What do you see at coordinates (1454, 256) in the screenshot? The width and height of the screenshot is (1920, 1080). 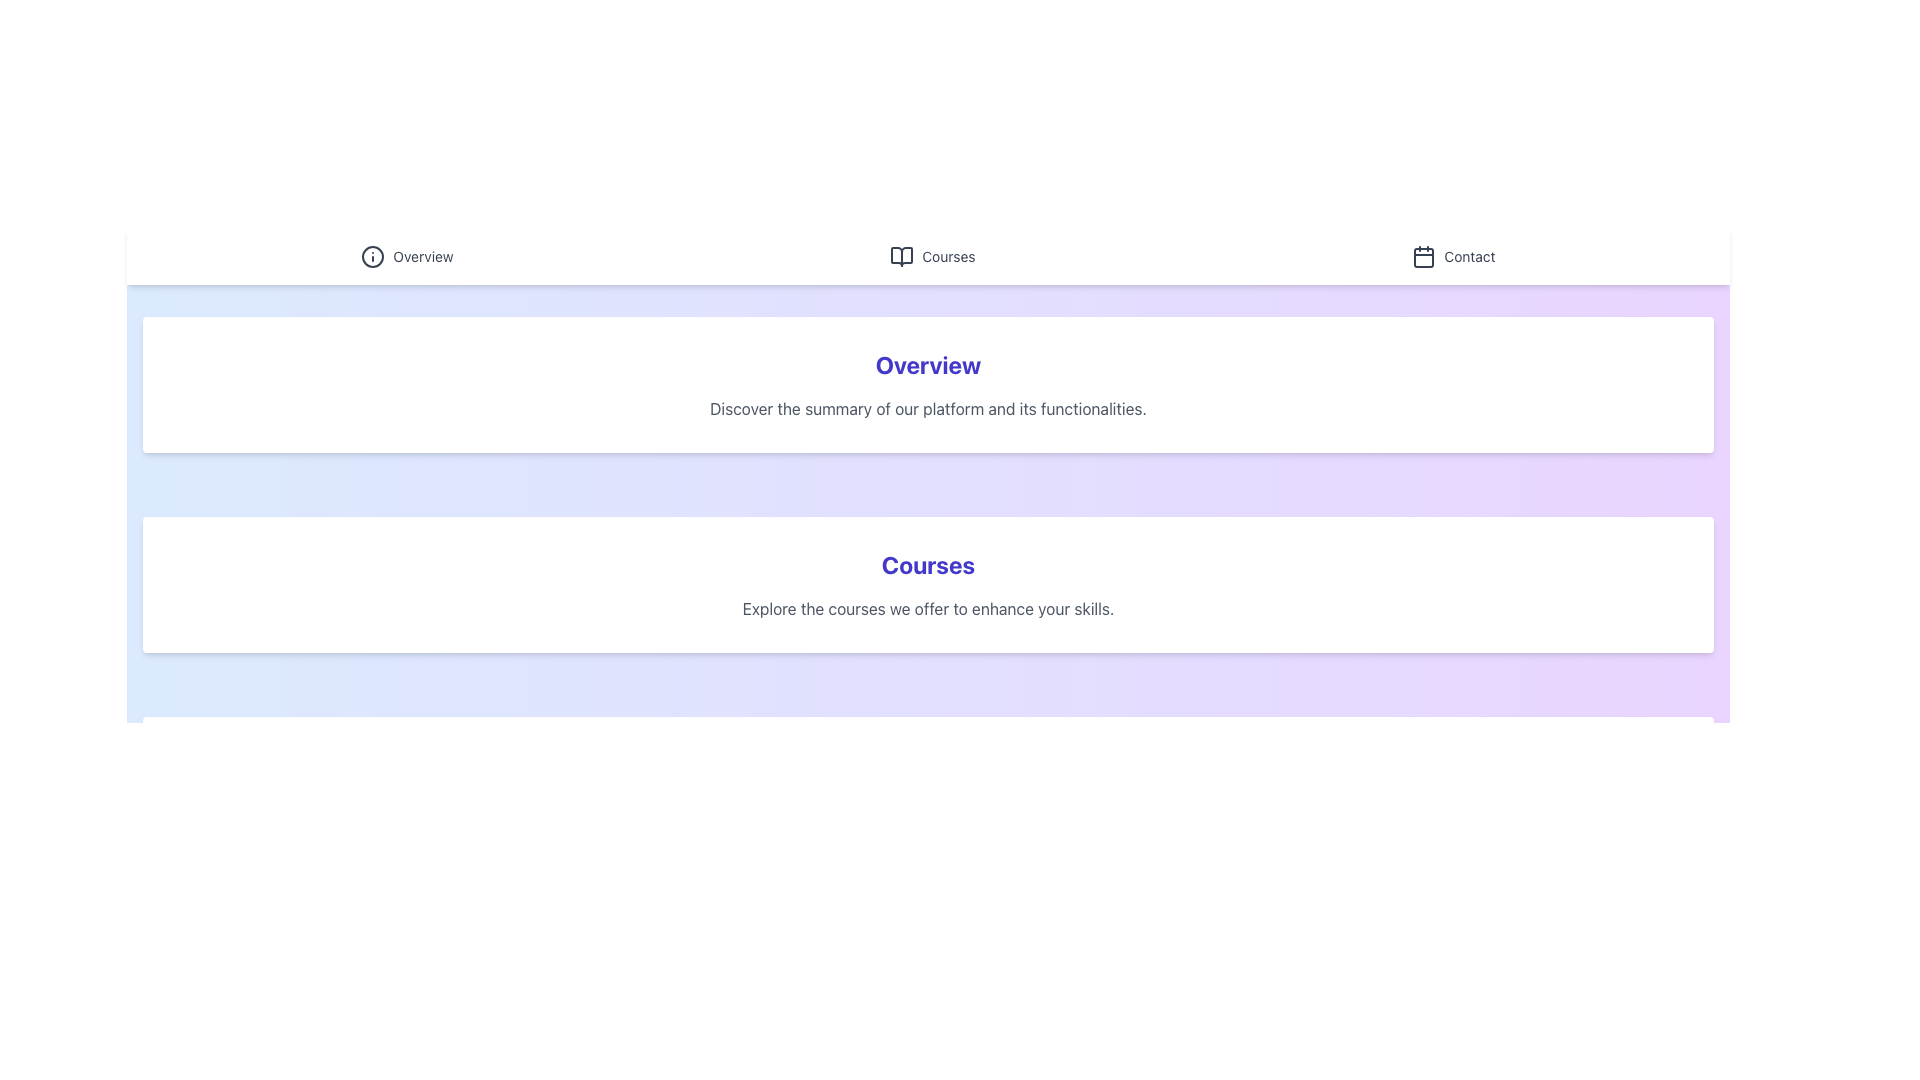 I see `the 'Contact' link in the top navigation bar, which is the last item among 'Overview', 'Courses', and 'Contact'` at bounding box center [1454, 256].